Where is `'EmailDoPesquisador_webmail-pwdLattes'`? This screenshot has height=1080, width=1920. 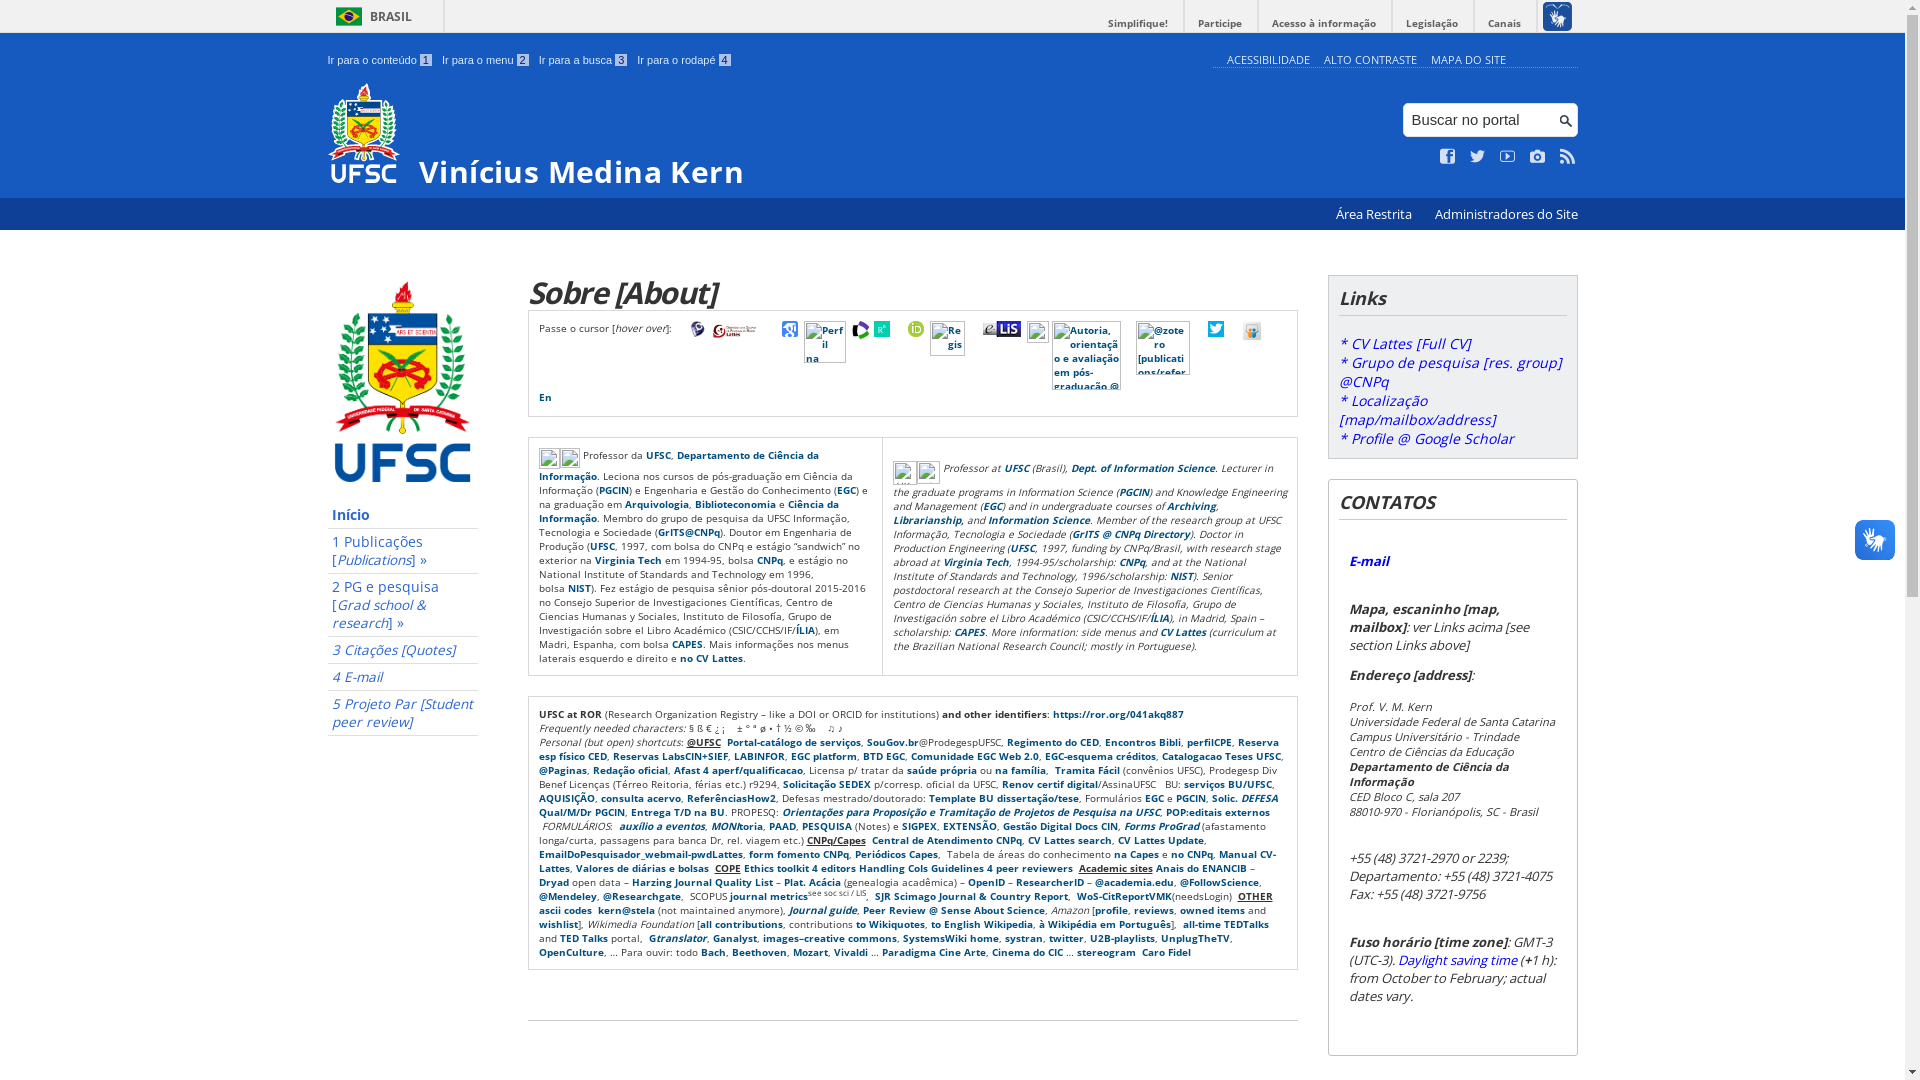 'EmailDoPesquisador_webmail-pwdLattes' is located at coordinates (638, 853).